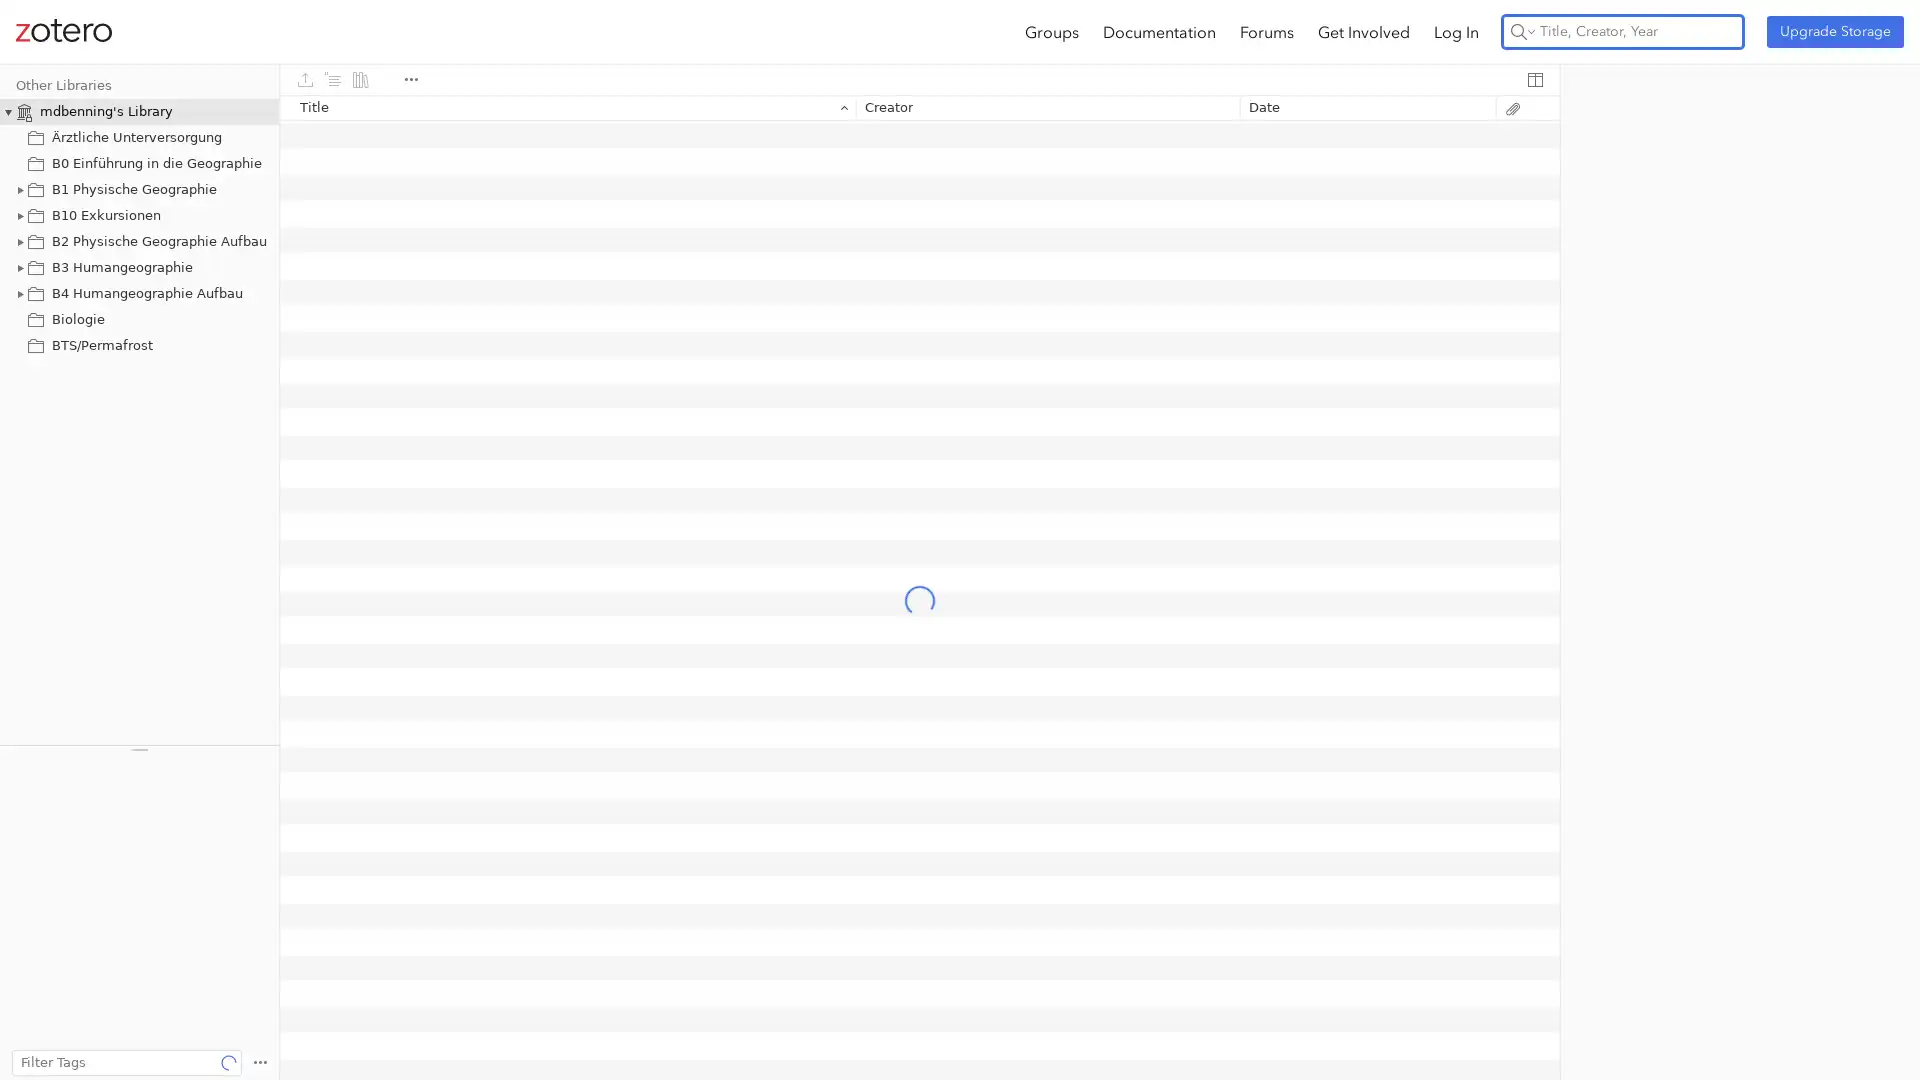 The image size is (1920, 1080). I want to click on ambulante Versorgung, so click(84, 766).